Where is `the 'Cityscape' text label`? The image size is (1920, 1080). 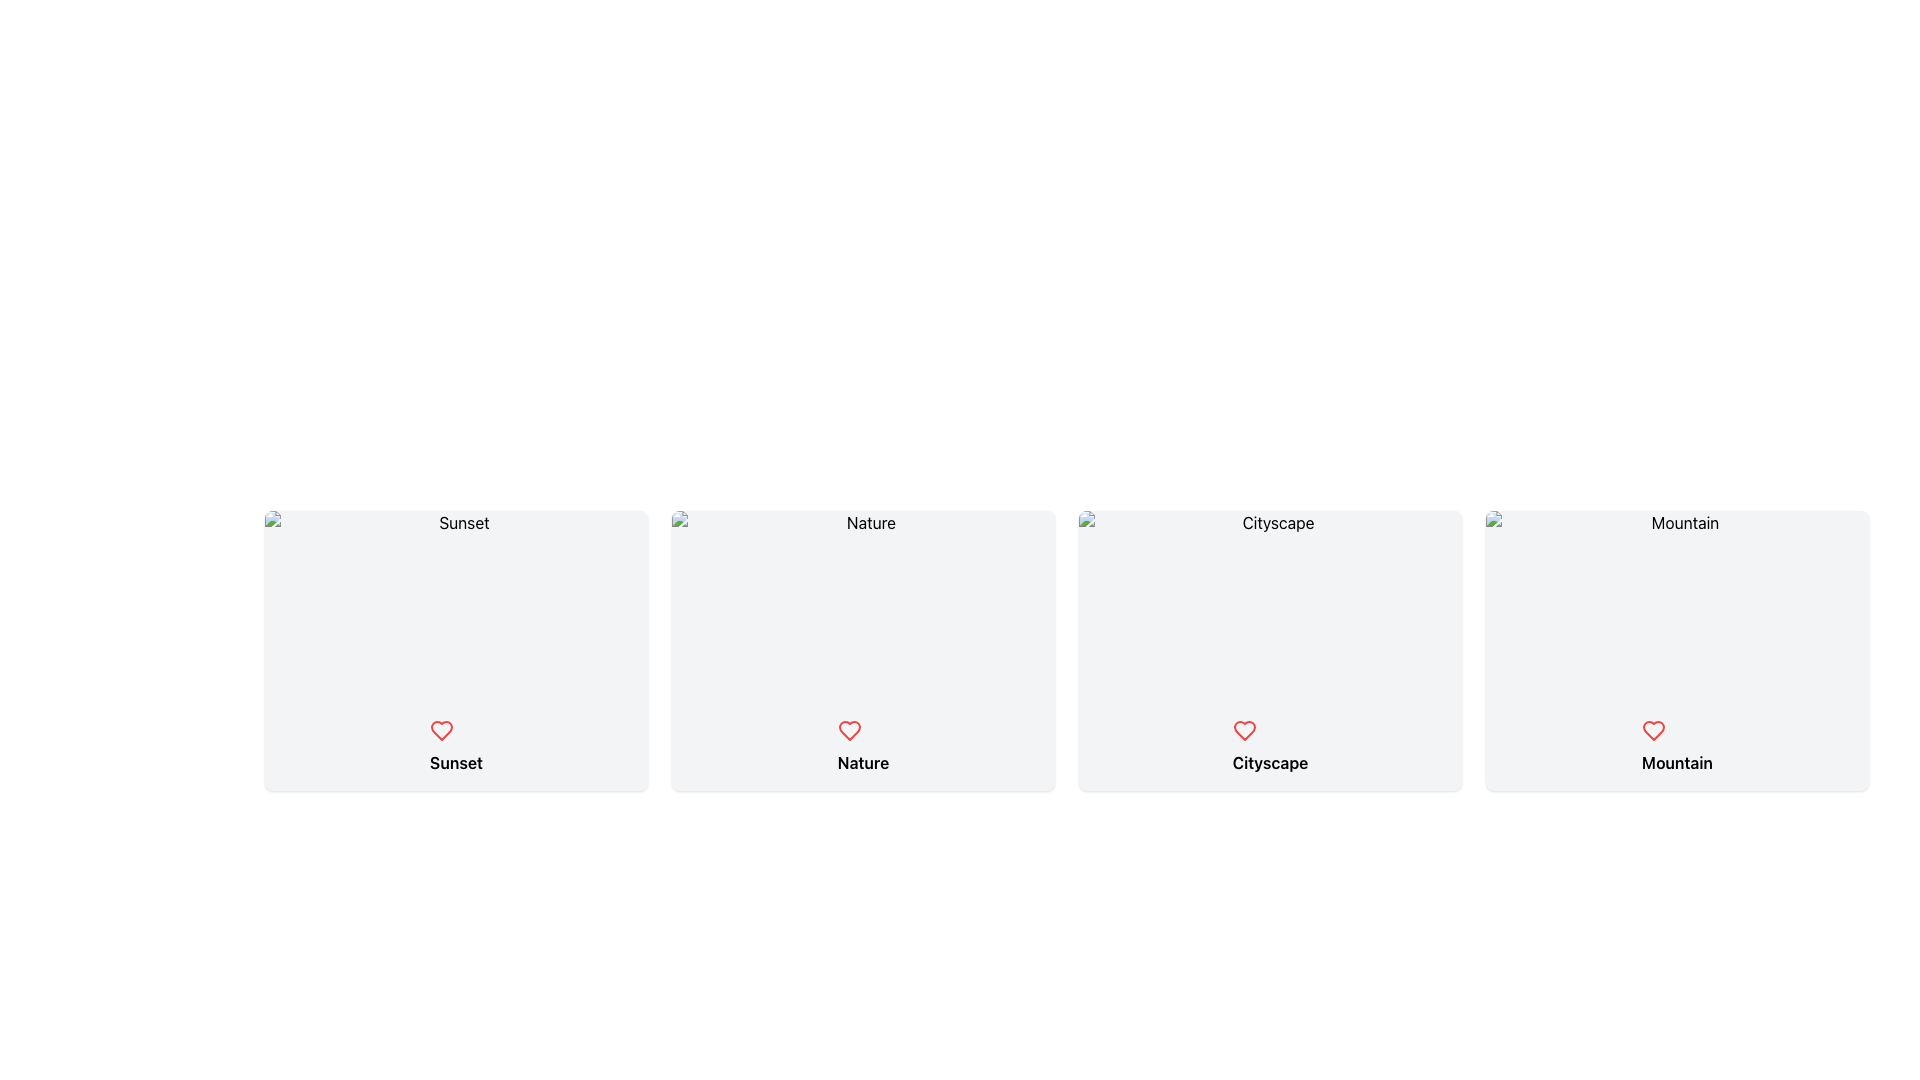 the 'Cityscape' text label is located at coordinates (1269, 763).